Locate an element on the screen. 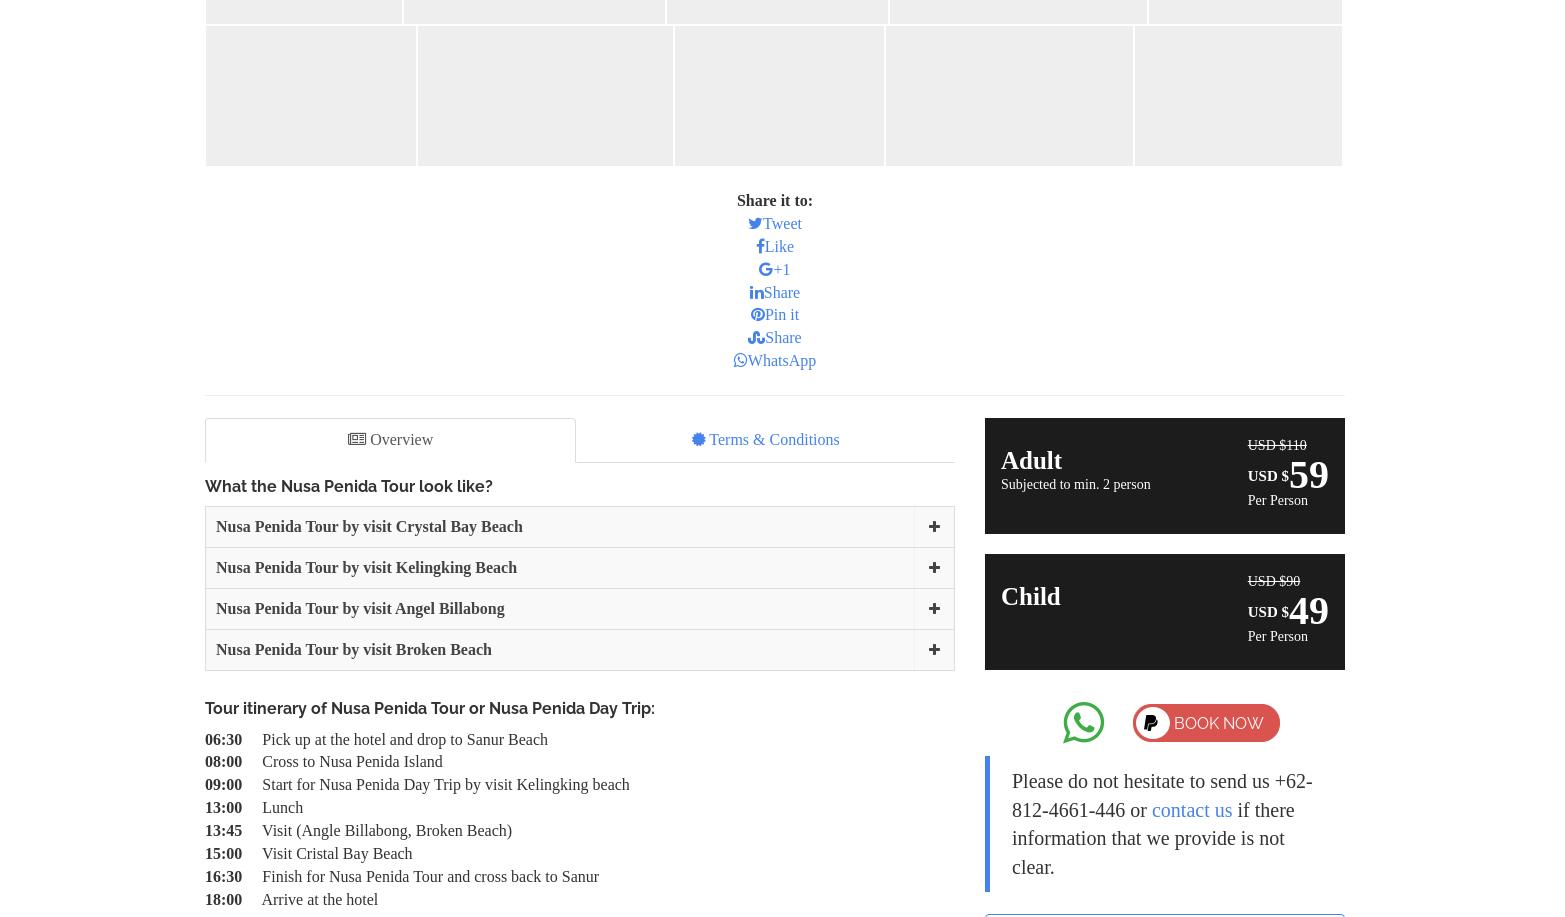  'Tour itinerary of Nusa Penida Tour or Nusa Penida Day Trip:' is located at coordinates (429, 708).